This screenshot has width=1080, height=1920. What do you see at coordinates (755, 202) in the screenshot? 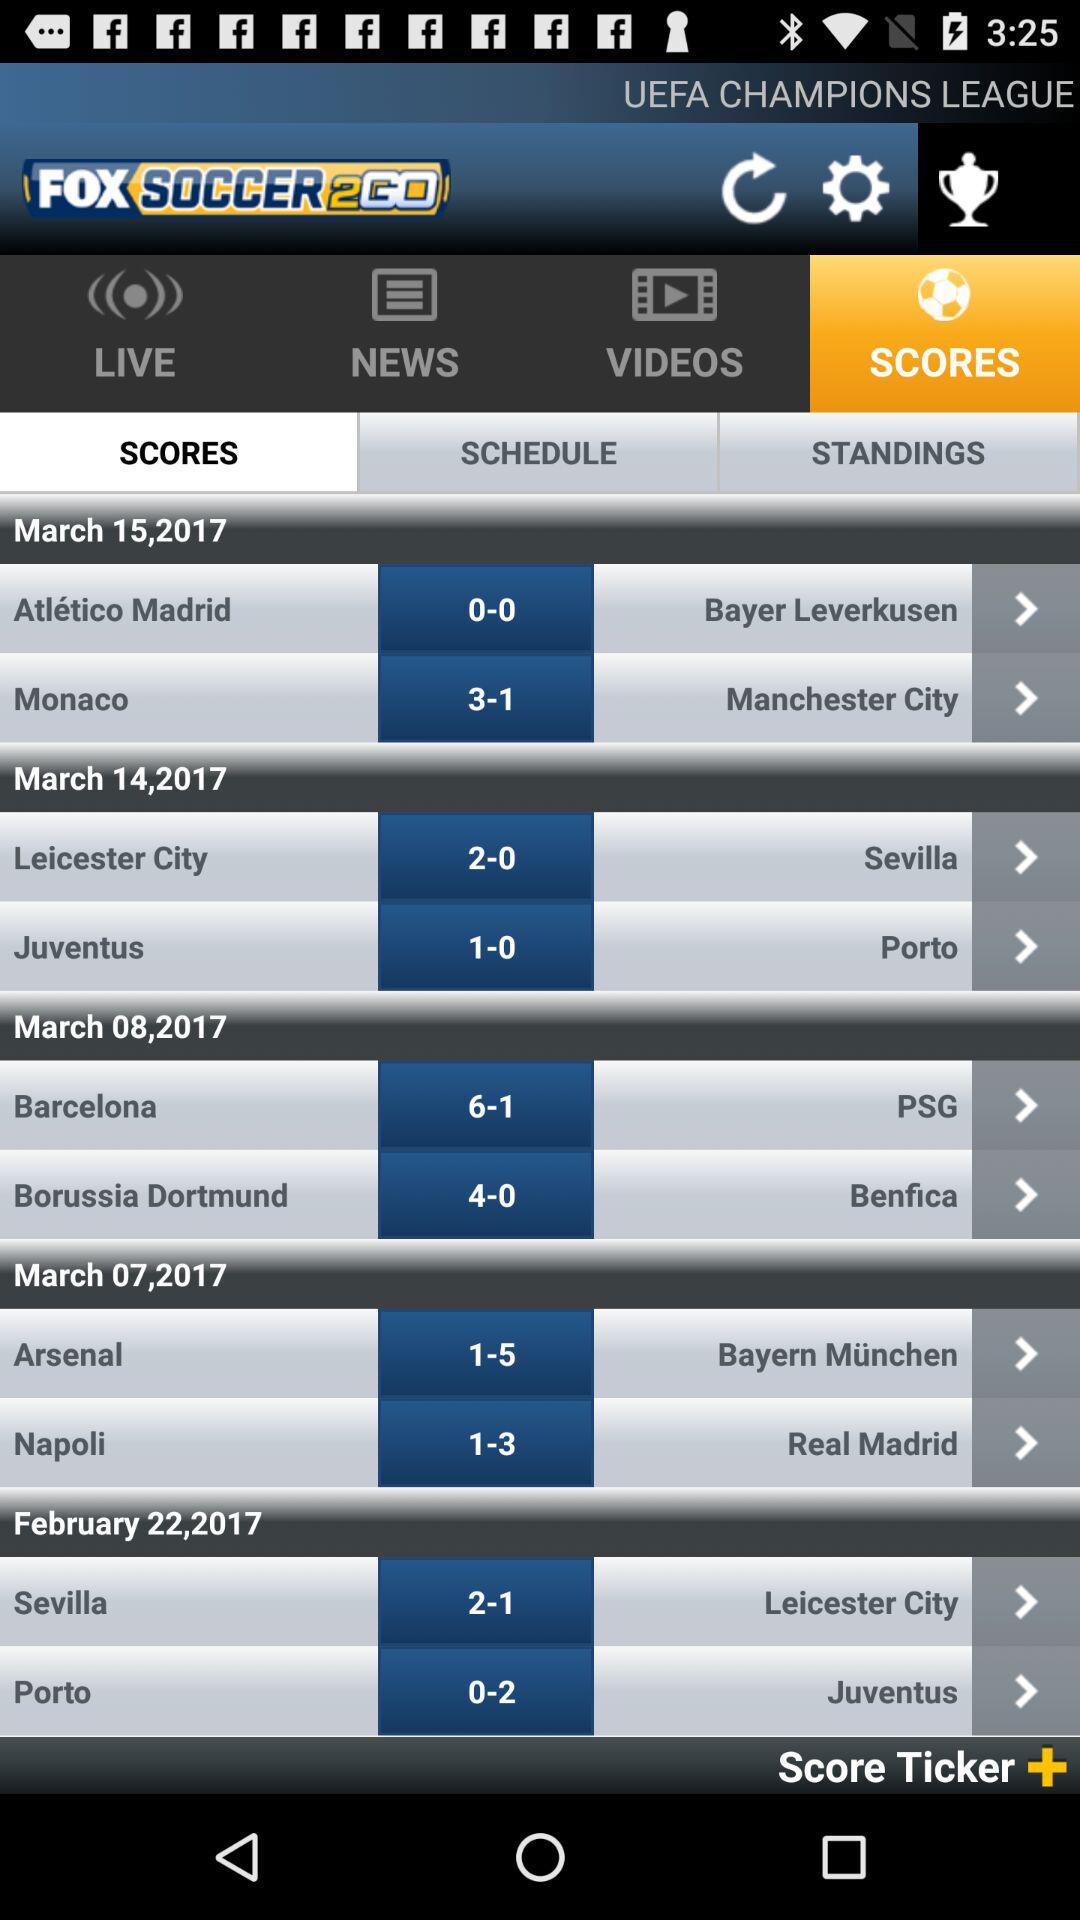
I see `the refresh icon` at bounding box center [755, 202].